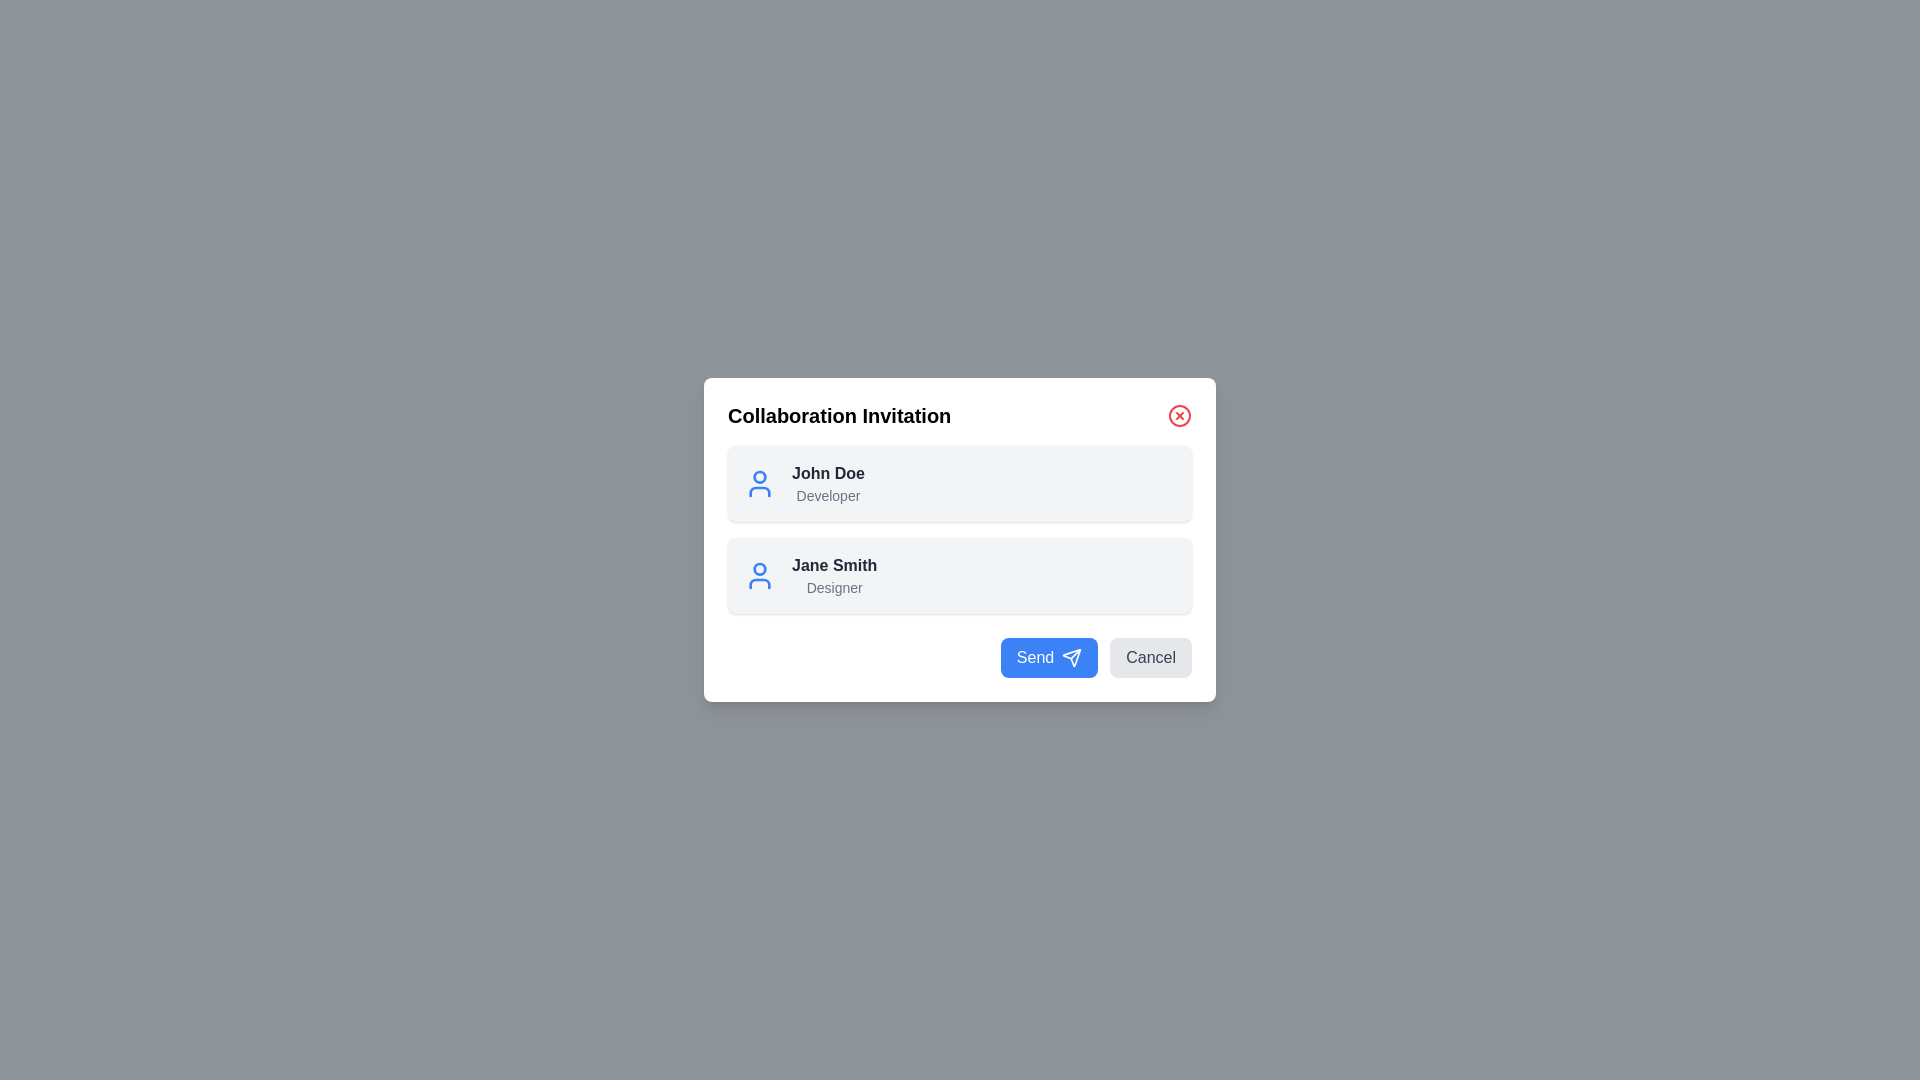 This screenshot has height=1080, width=1920. What do you see at coordinates (1048, 658) in the screenshot?
I see `'Send' button to confirm sending invitations` at bounding box center [1048, 658].